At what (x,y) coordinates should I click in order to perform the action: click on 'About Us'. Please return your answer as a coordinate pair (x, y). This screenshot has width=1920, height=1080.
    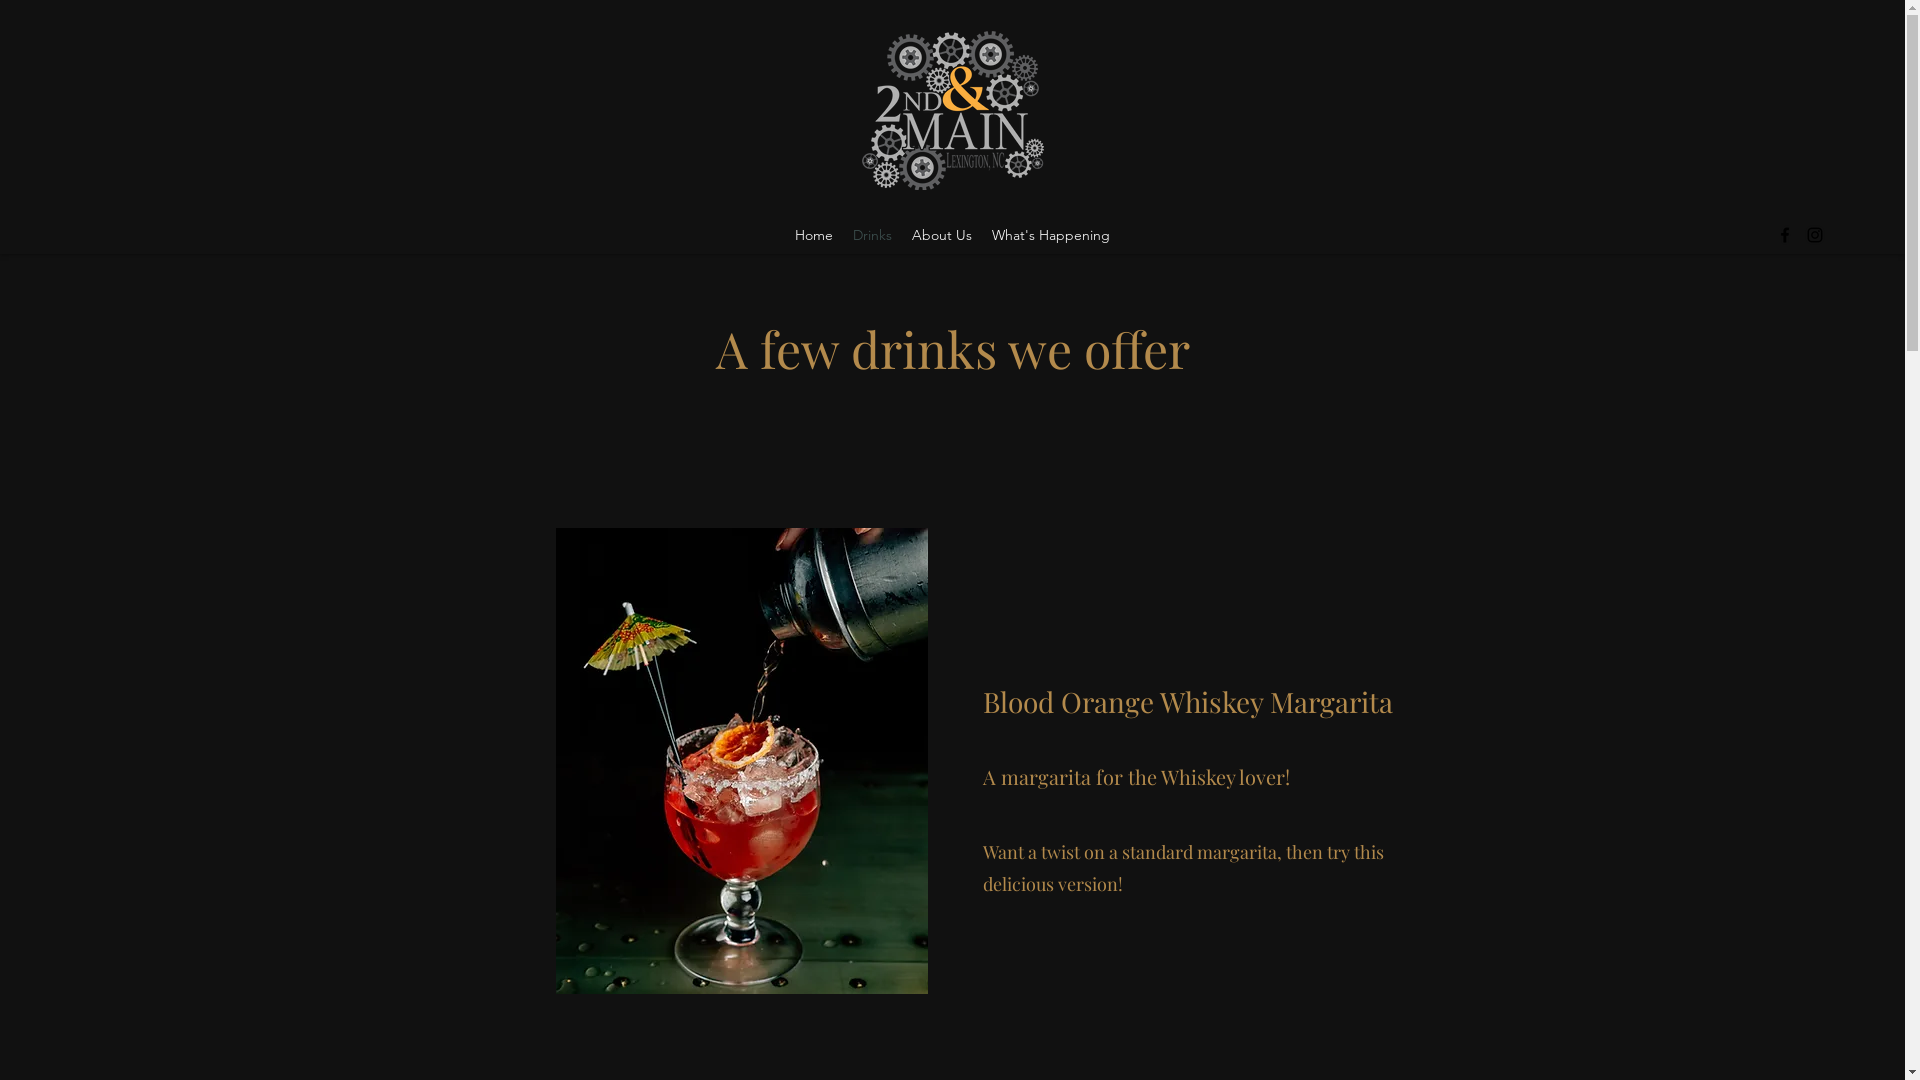
    Looking at the image, I should click on (940, 234).